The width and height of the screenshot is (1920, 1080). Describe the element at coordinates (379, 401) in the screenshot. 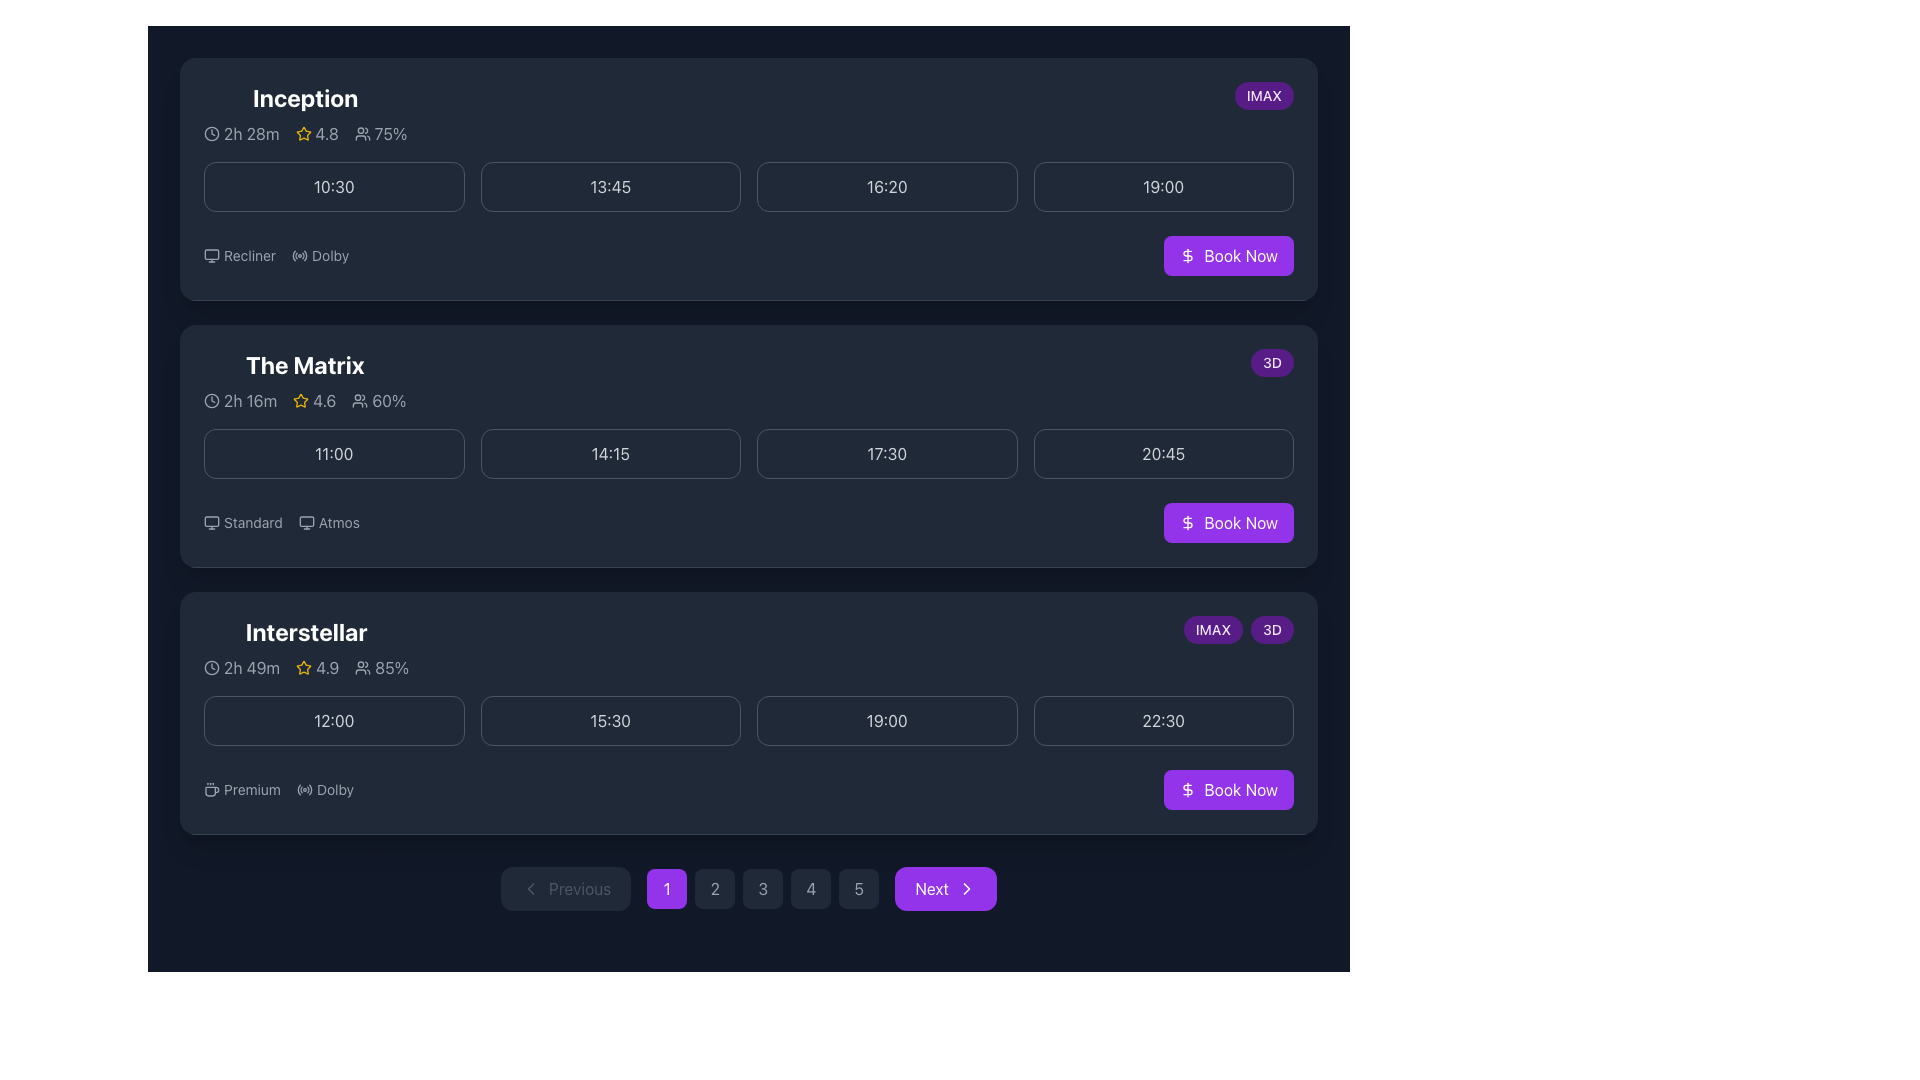

I see `the text with icon indicating user-related information for 'The Matrix', positioned below the movie title and to the right of the star rating (4.6)` at that location.